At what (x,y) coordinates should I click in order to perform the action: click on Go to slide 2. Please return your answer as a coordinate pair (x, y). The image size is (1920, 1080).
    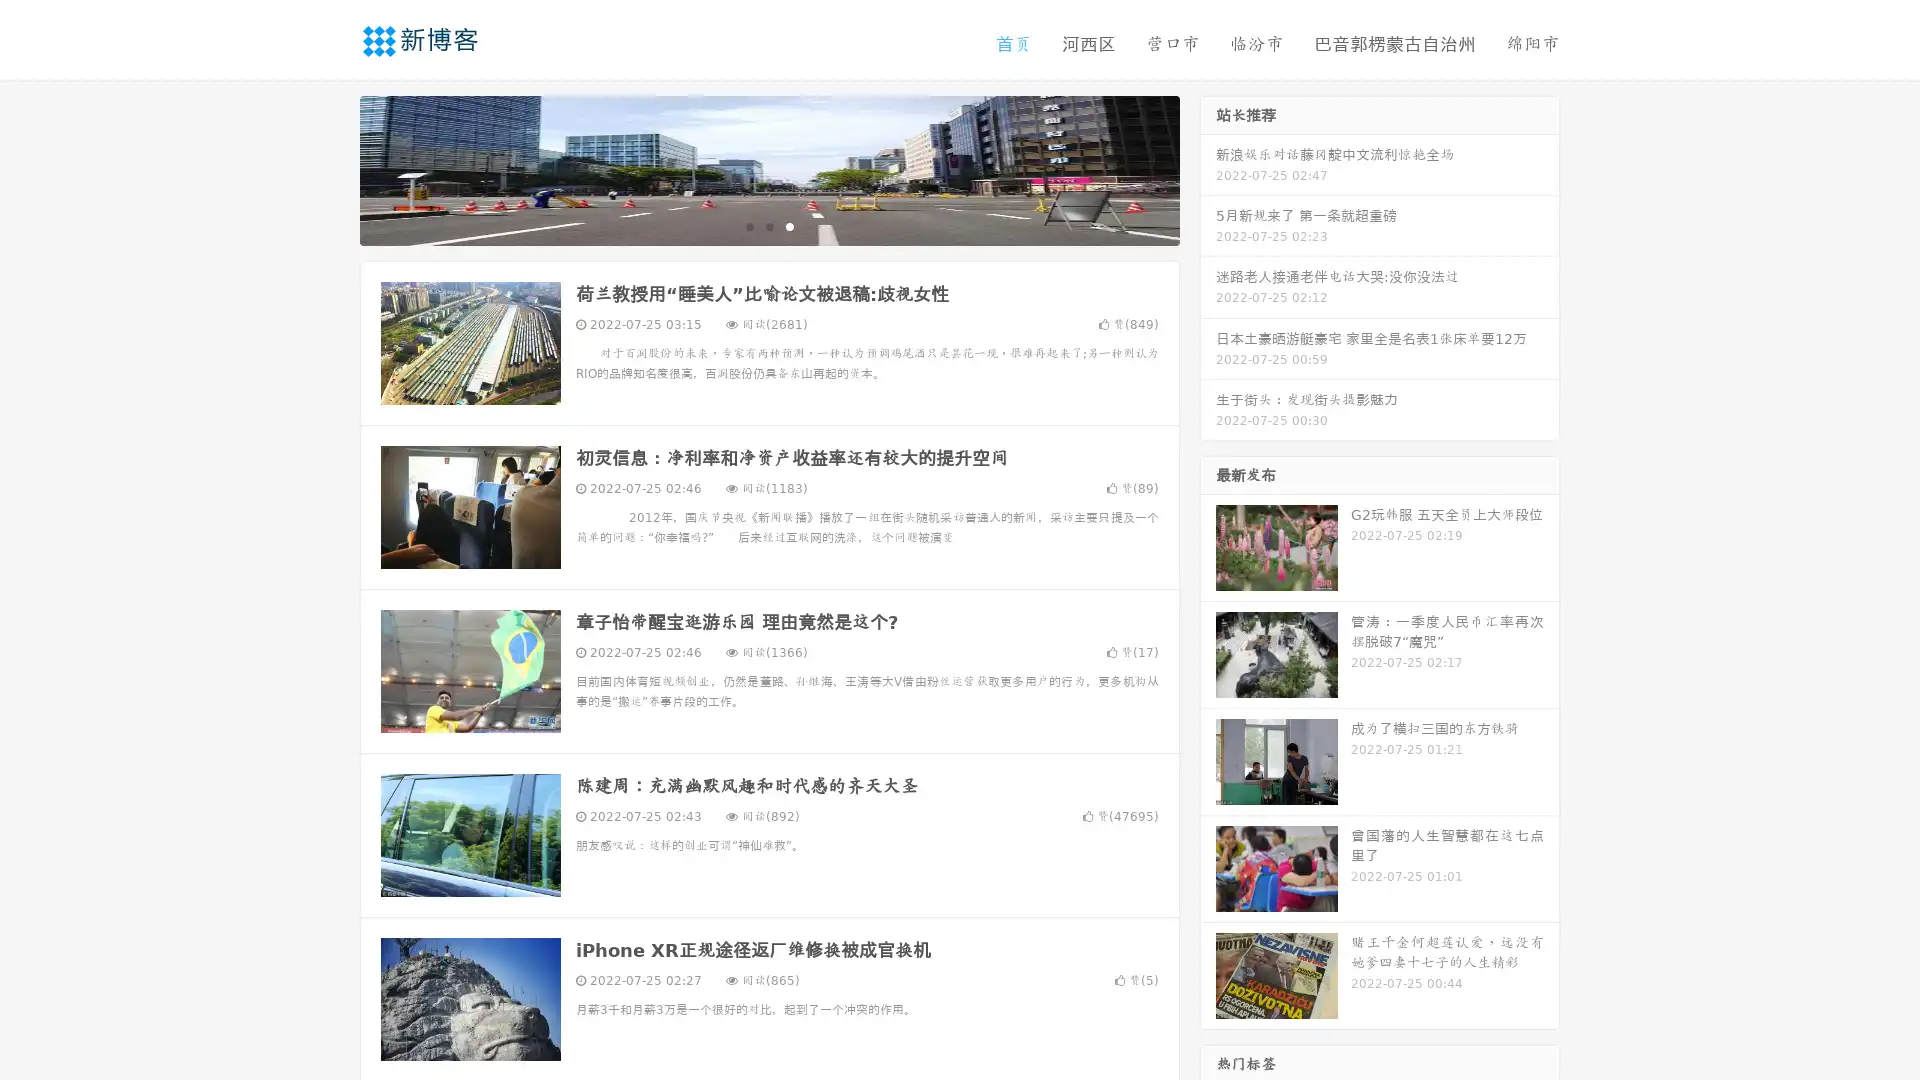
    Looking at the image, I should click on (768, 225).